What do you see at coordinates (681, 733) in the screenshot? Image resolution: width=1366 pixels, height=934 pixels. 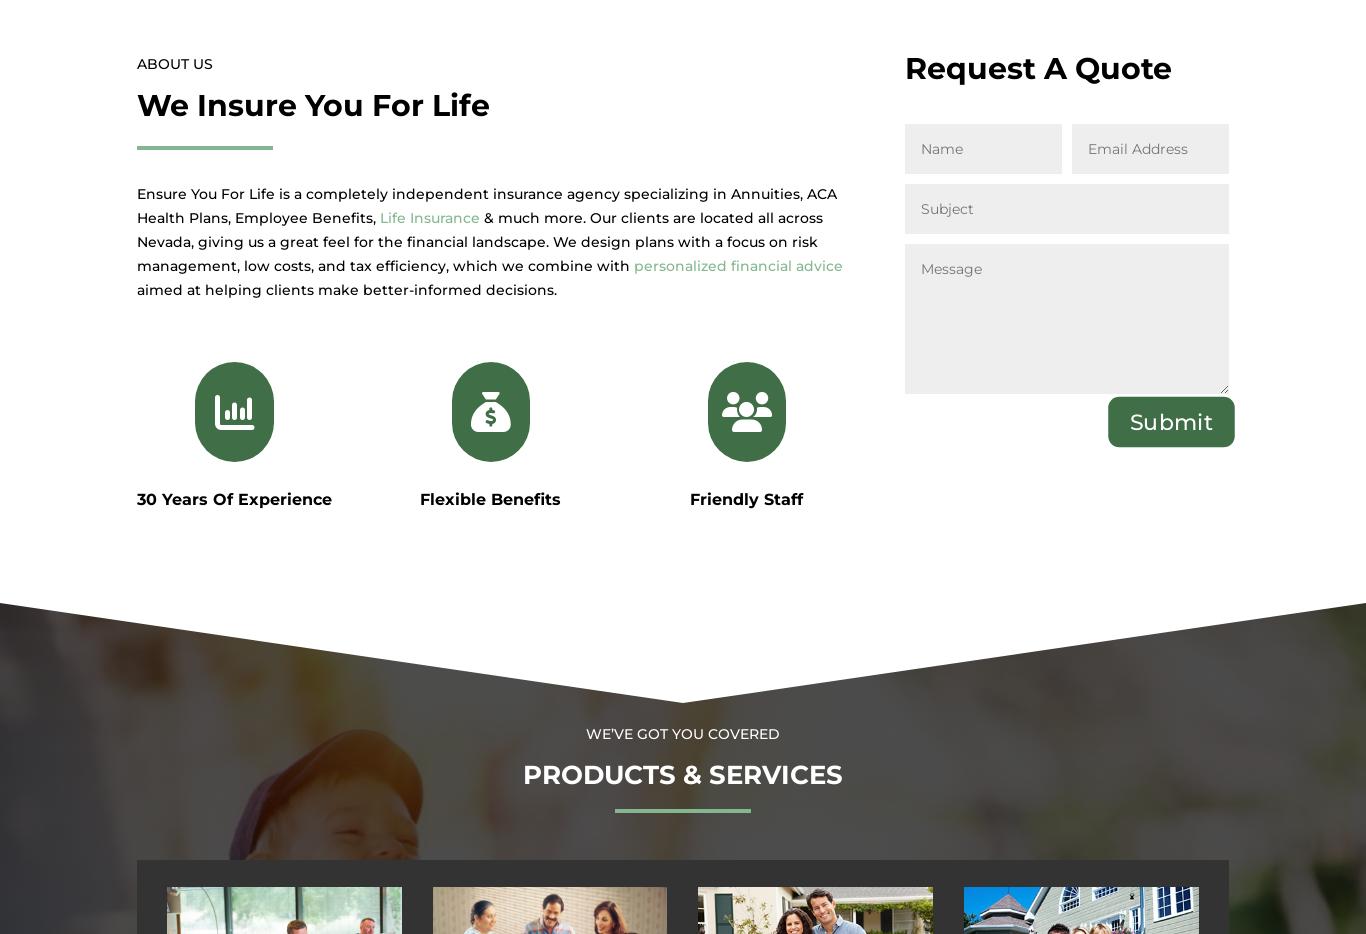 I see `'We’ve Got You Covered'` at bounding box center [681, 733].